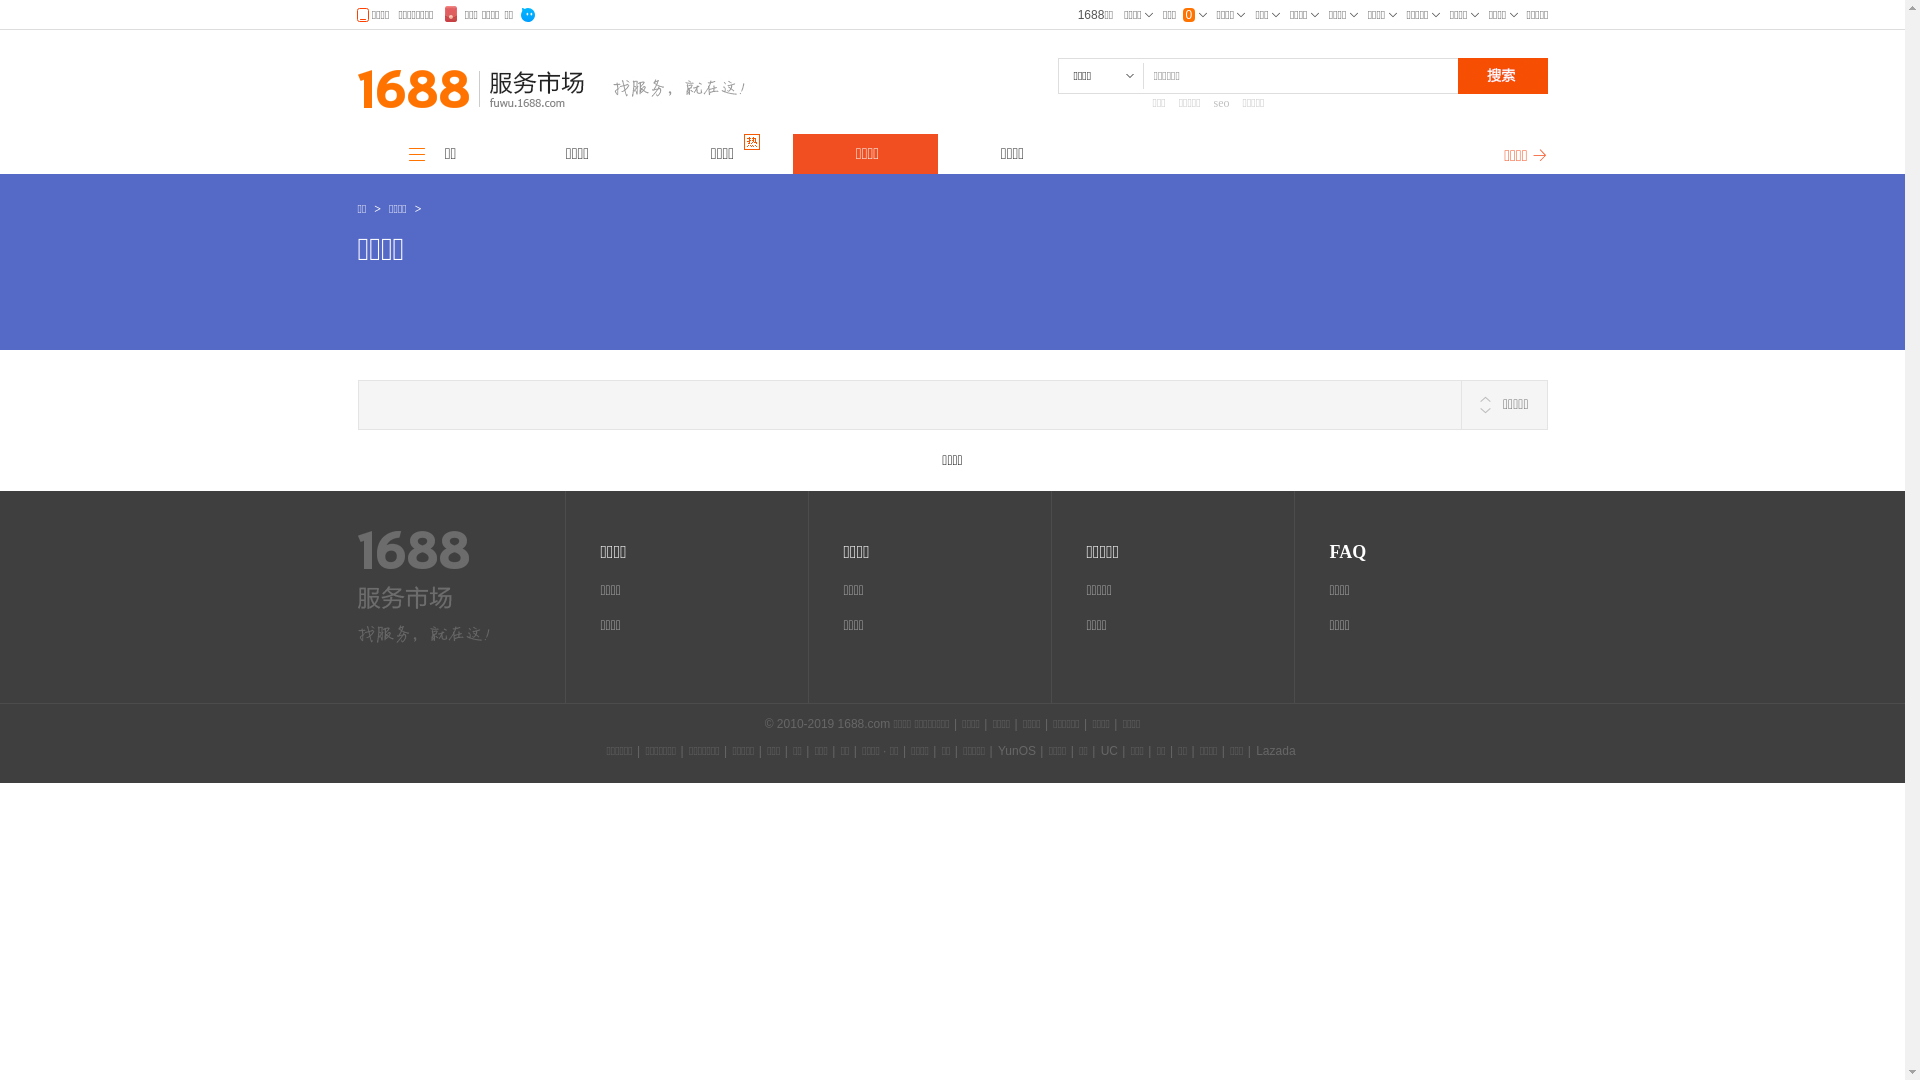 The width and height of the screenshot is (1920, 1080). Describe the element at coordinates (1108, 751) in the screenshot. I see `'UC'` at that location.